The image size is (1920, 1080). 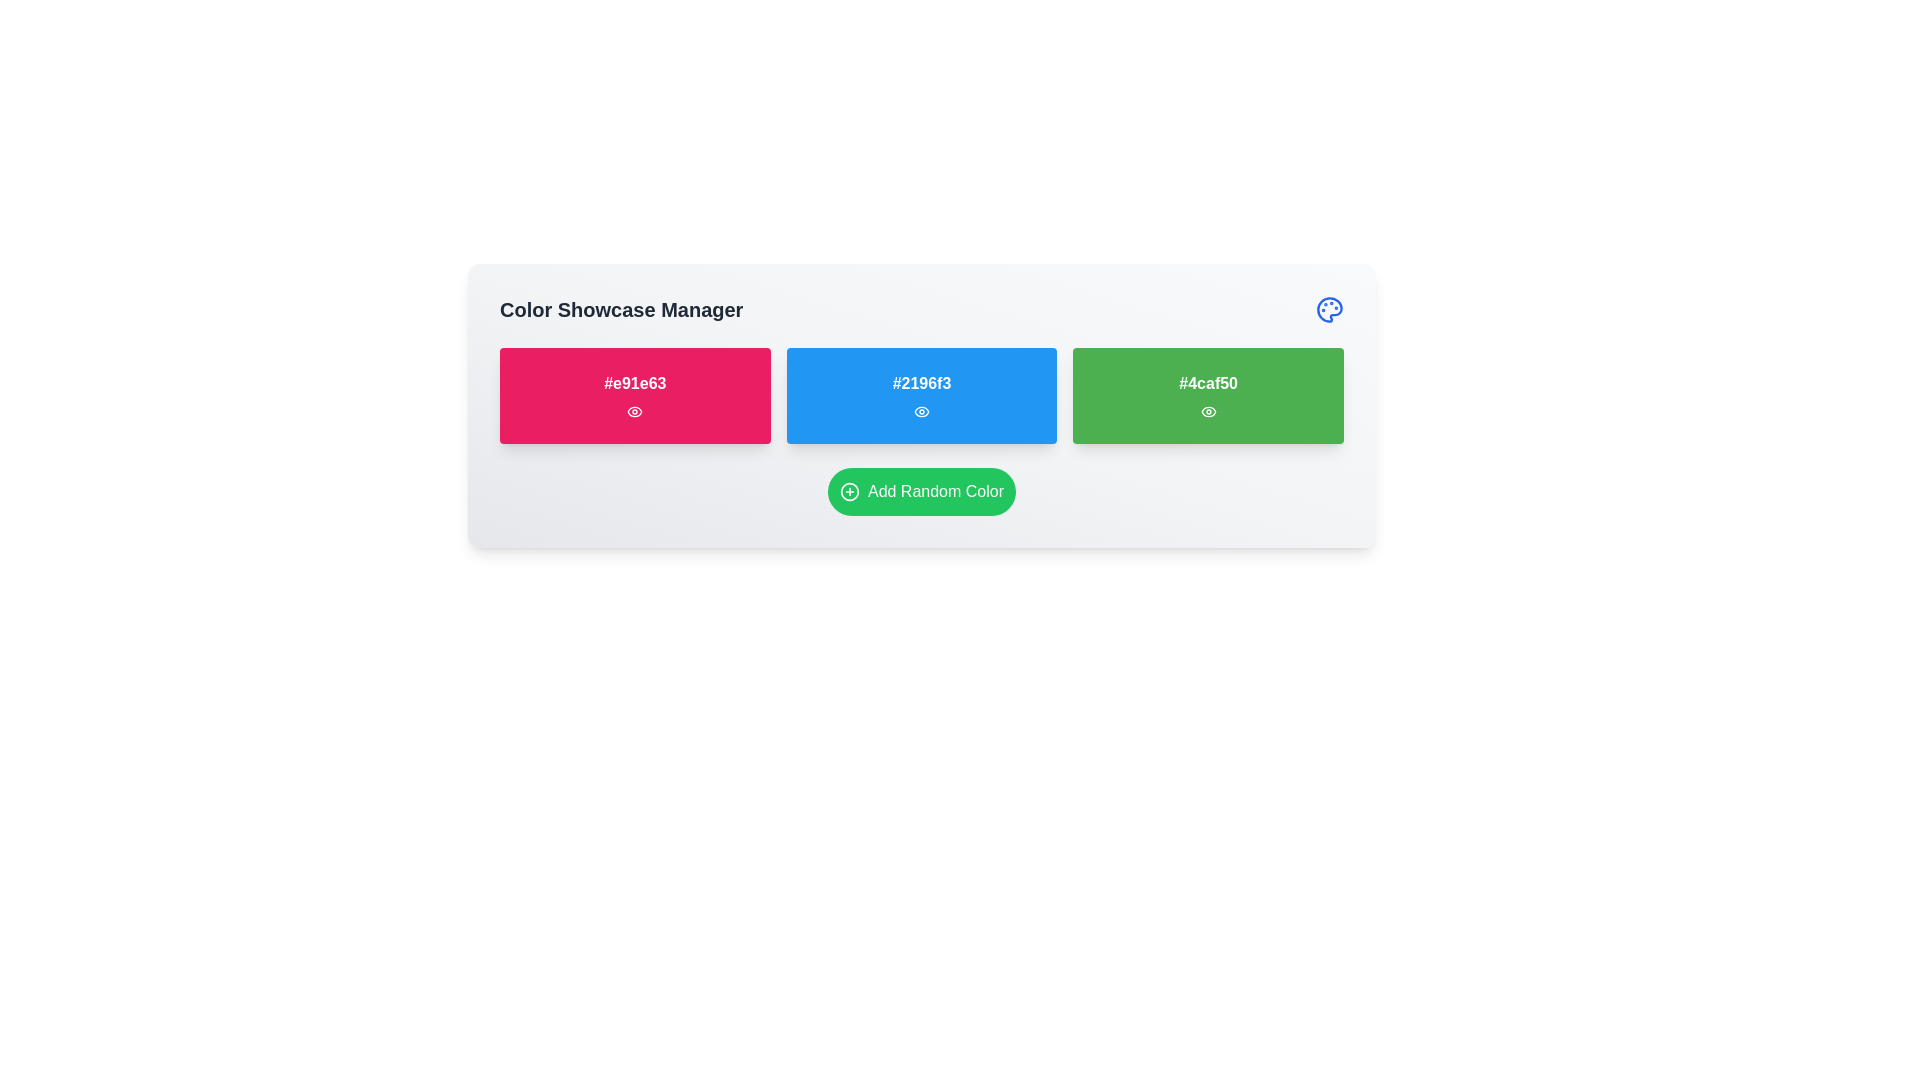 What do you see at coordinates (1207, 384) in the screenshot?
I see `the text label displaying the hexadecimal color code for the green card, located at the top-center of the third card in the 'Color Showcase Manager' interface` at bounding box center [1207, 384].